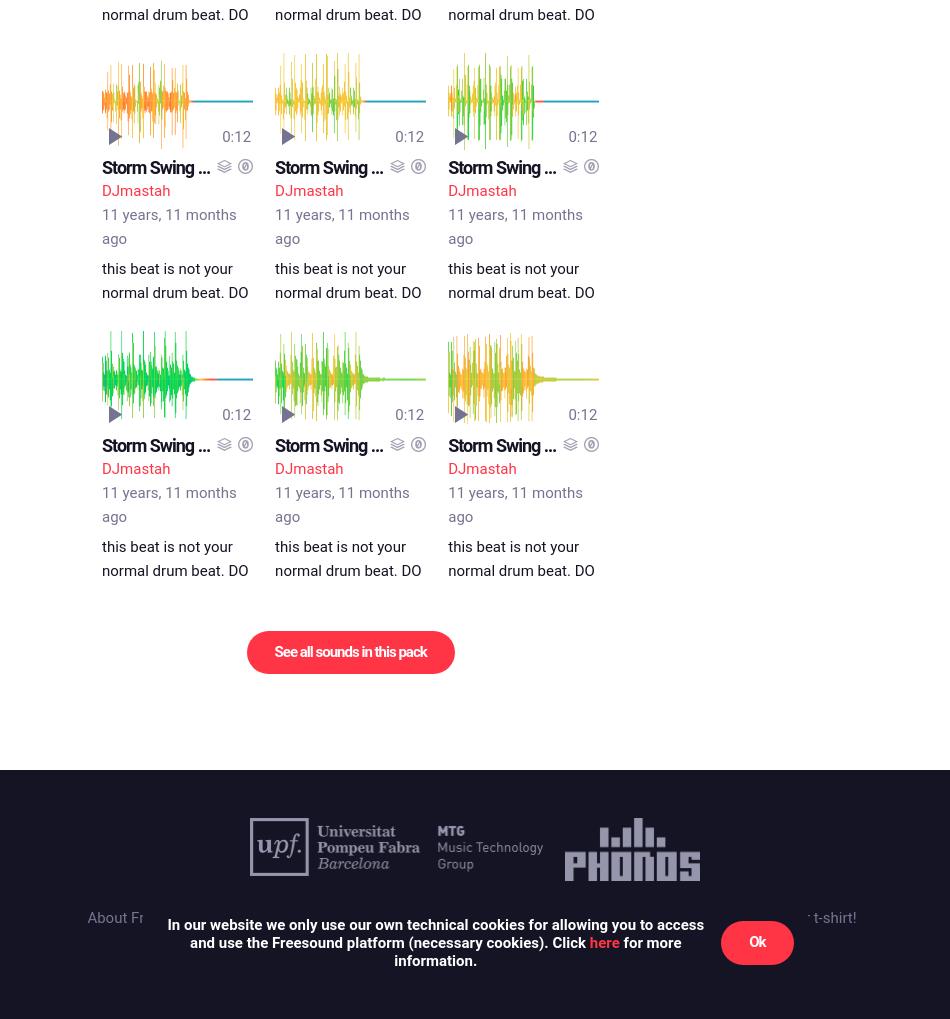  Describe the element at coordinates (380, 914) in the screenshot. I see `'Cookies'` at that location.